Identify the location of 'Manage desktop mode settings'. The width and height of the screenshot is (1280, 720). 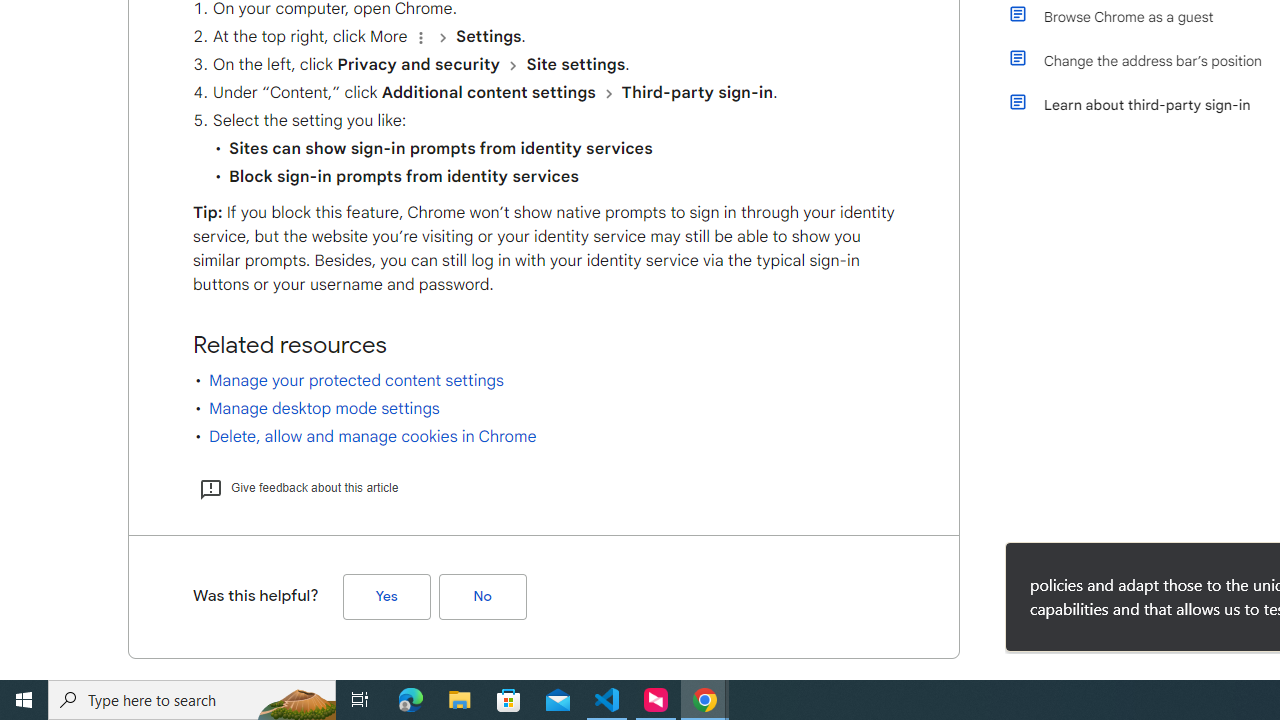
(324, 407).